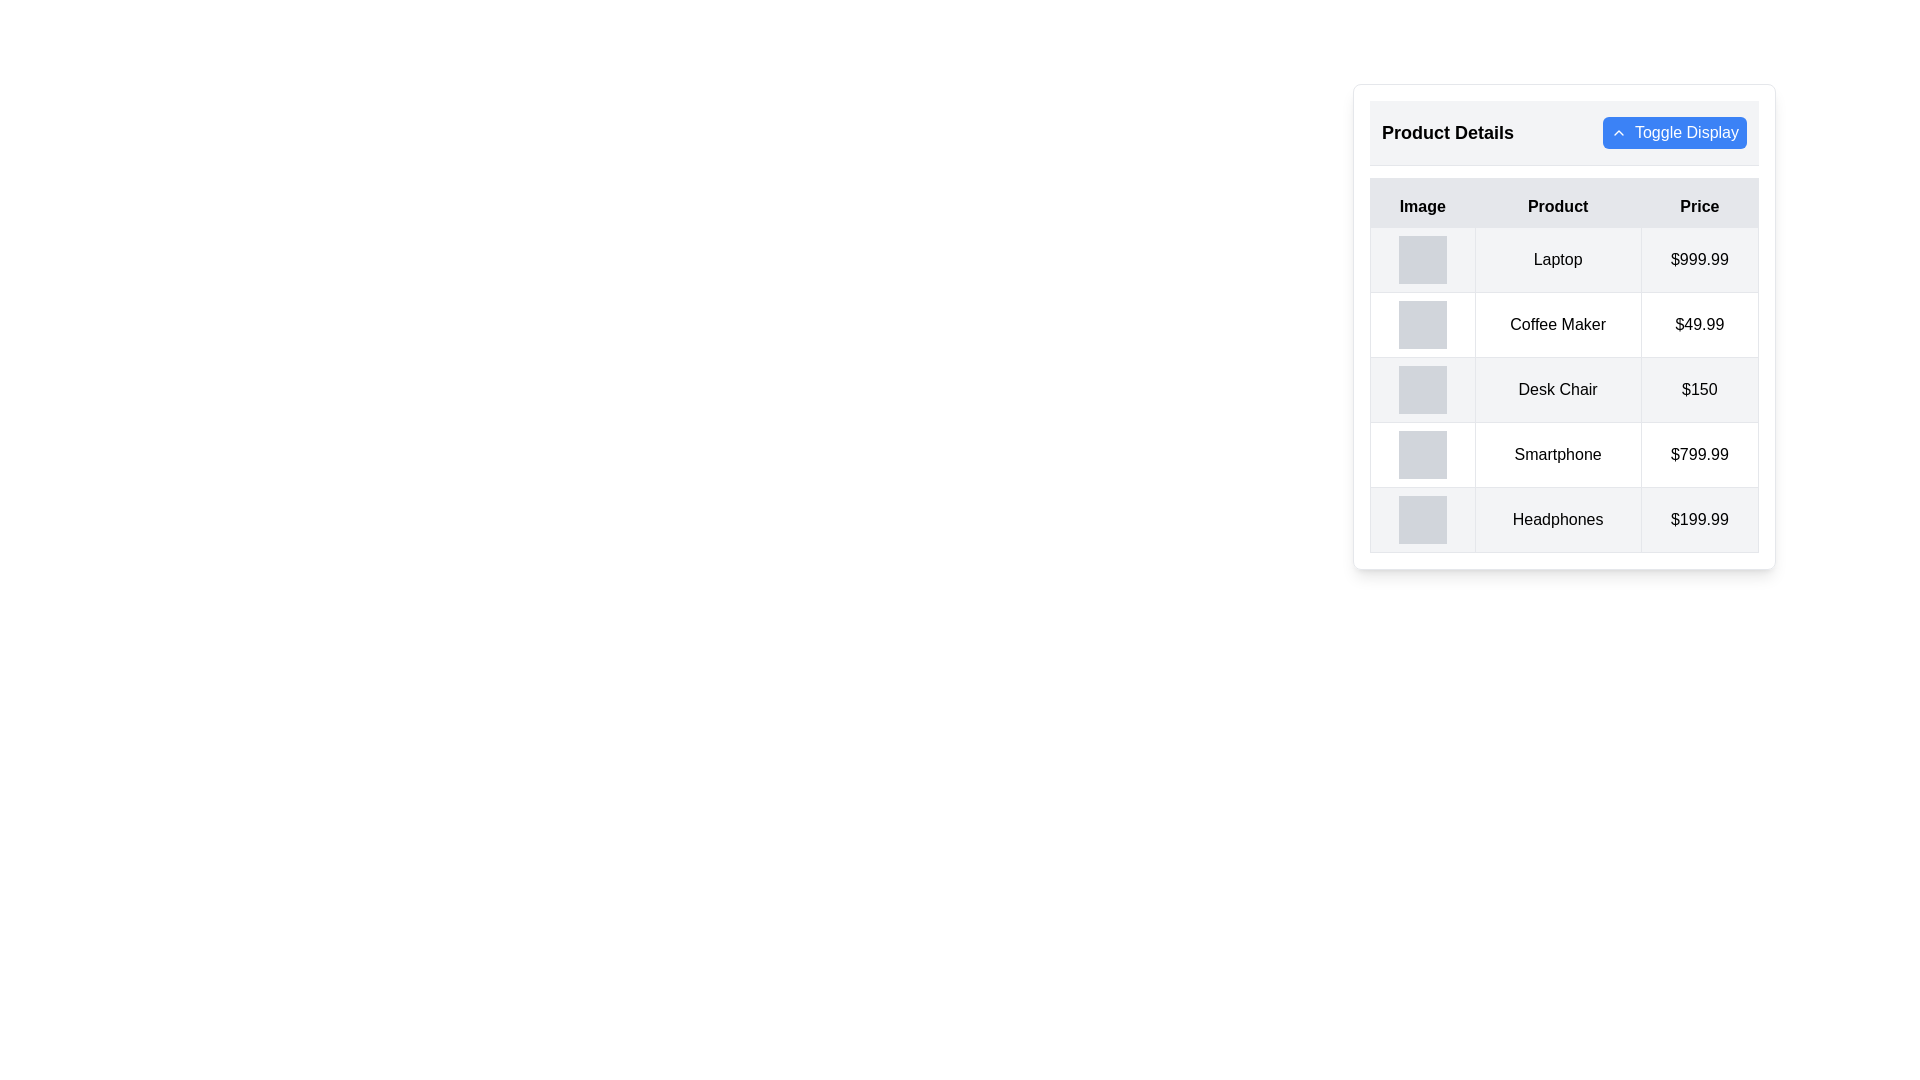 The image size is (1920, 1080). I want to click on the image placeholder for the 'Smartphone' product, so click(1421, 455).